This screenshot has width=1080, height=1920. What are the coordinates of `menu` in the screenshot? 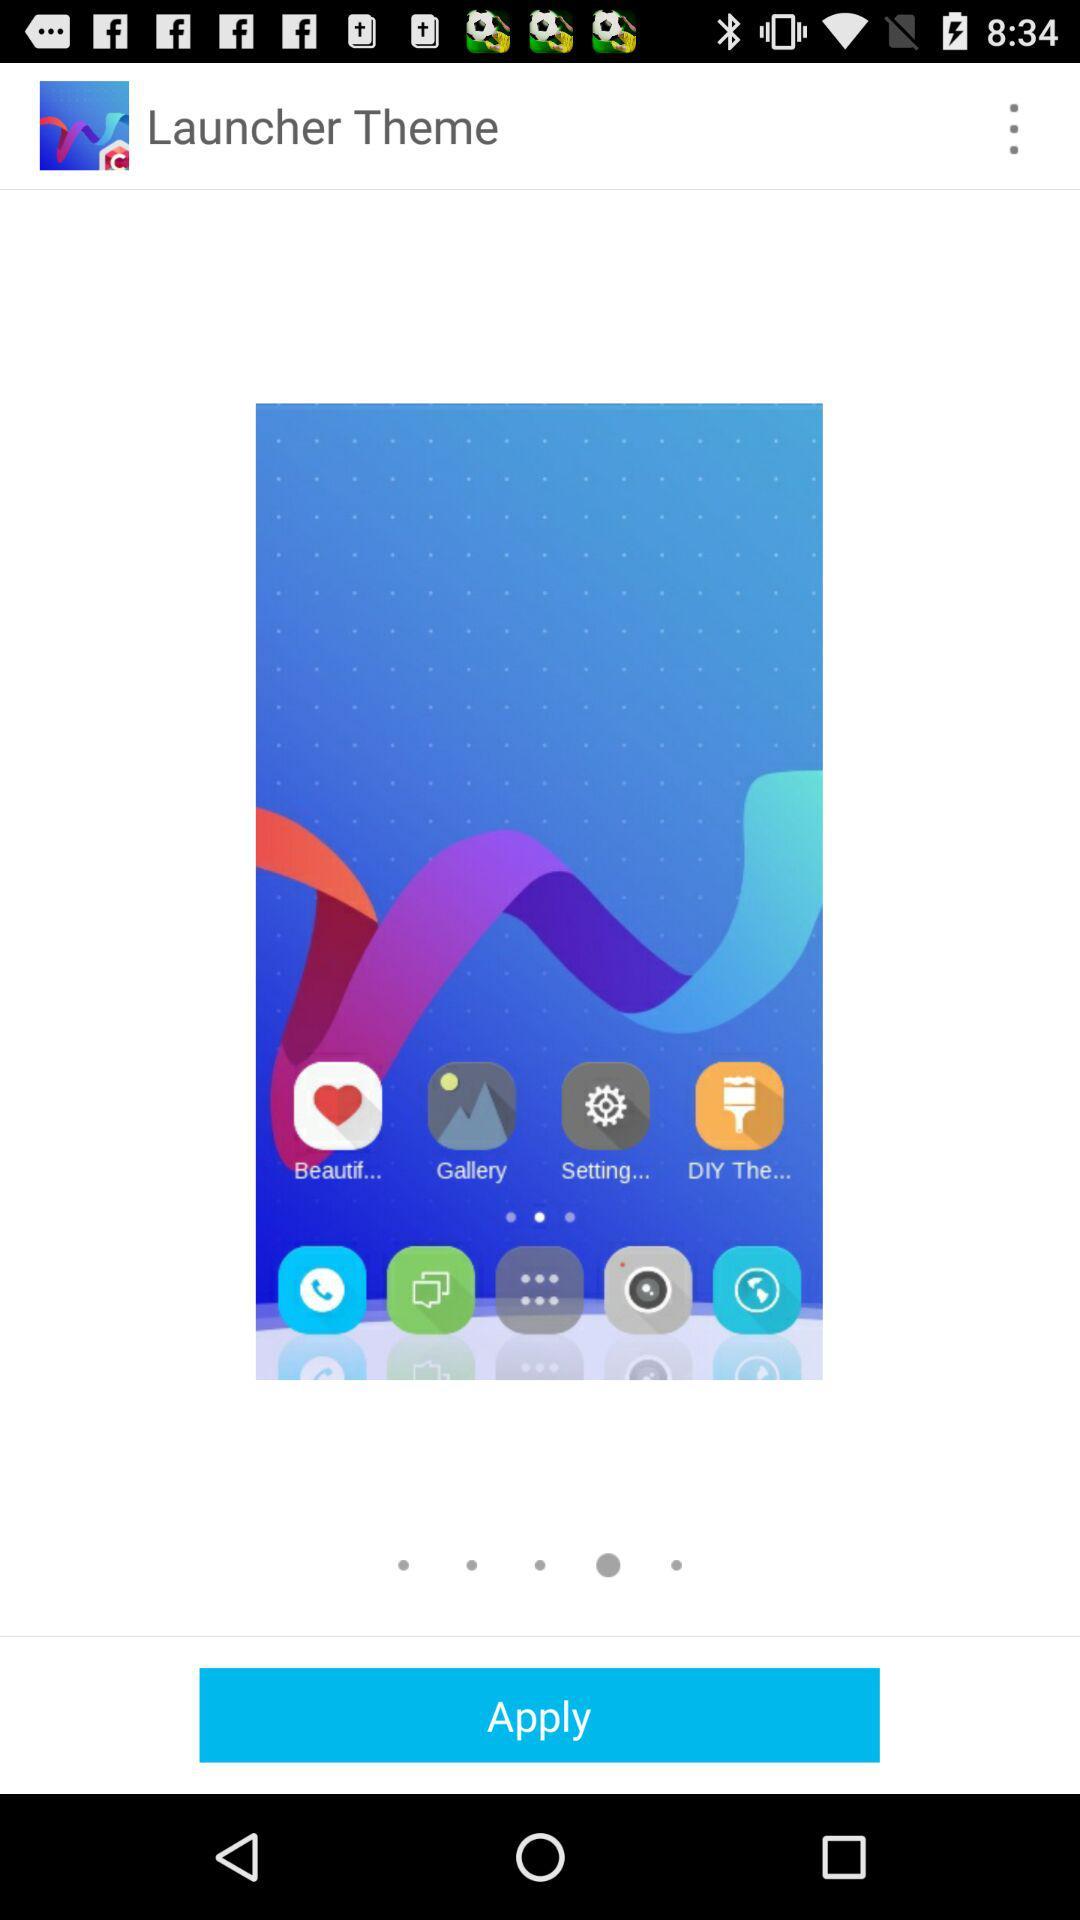 It's located at (1014, 128).